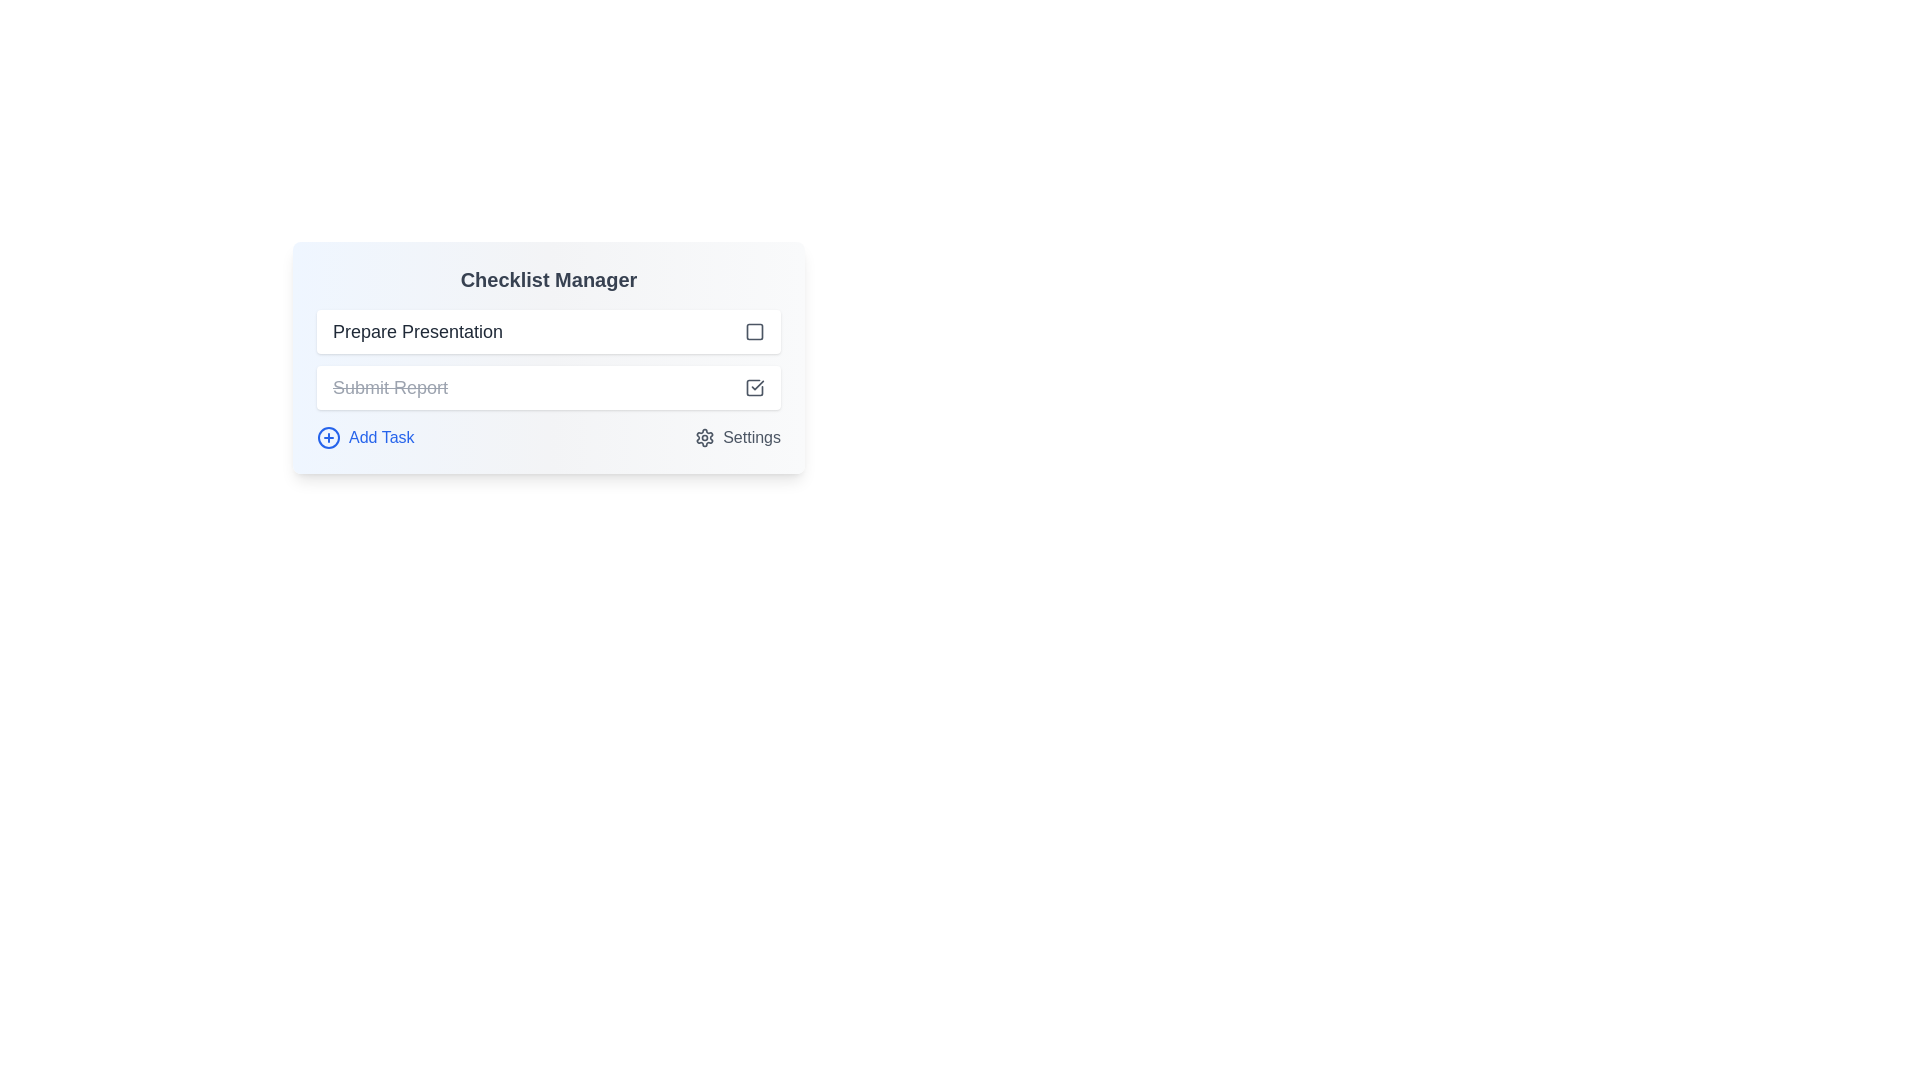  What do you see at coordinates (705, 437) in the screenshot?
I see `the gear icon representing settings, which is located next to the 'Settings' text label in the bottom-right corner of the checklist interface box` at bounding box center [705, 437].